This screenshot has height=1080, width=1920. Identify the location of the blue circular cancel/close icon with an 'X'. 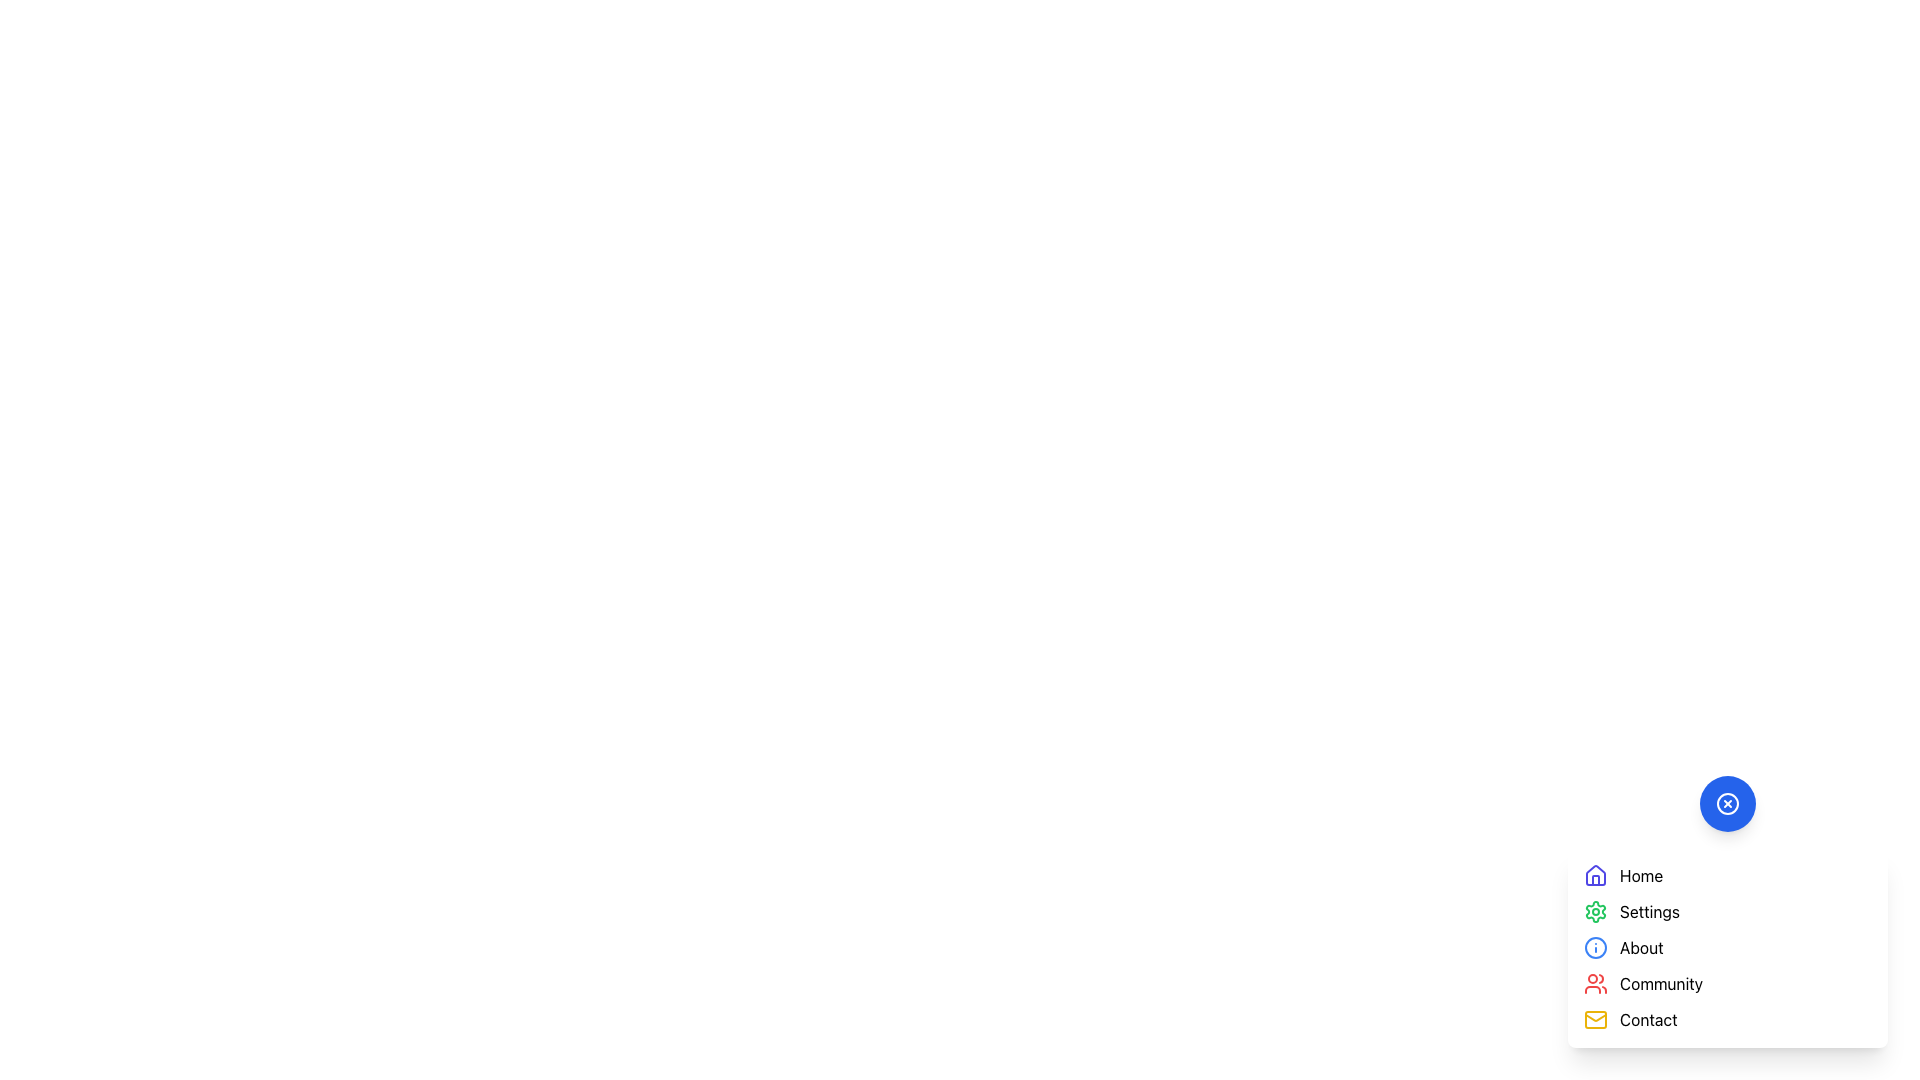
(1727, 802).